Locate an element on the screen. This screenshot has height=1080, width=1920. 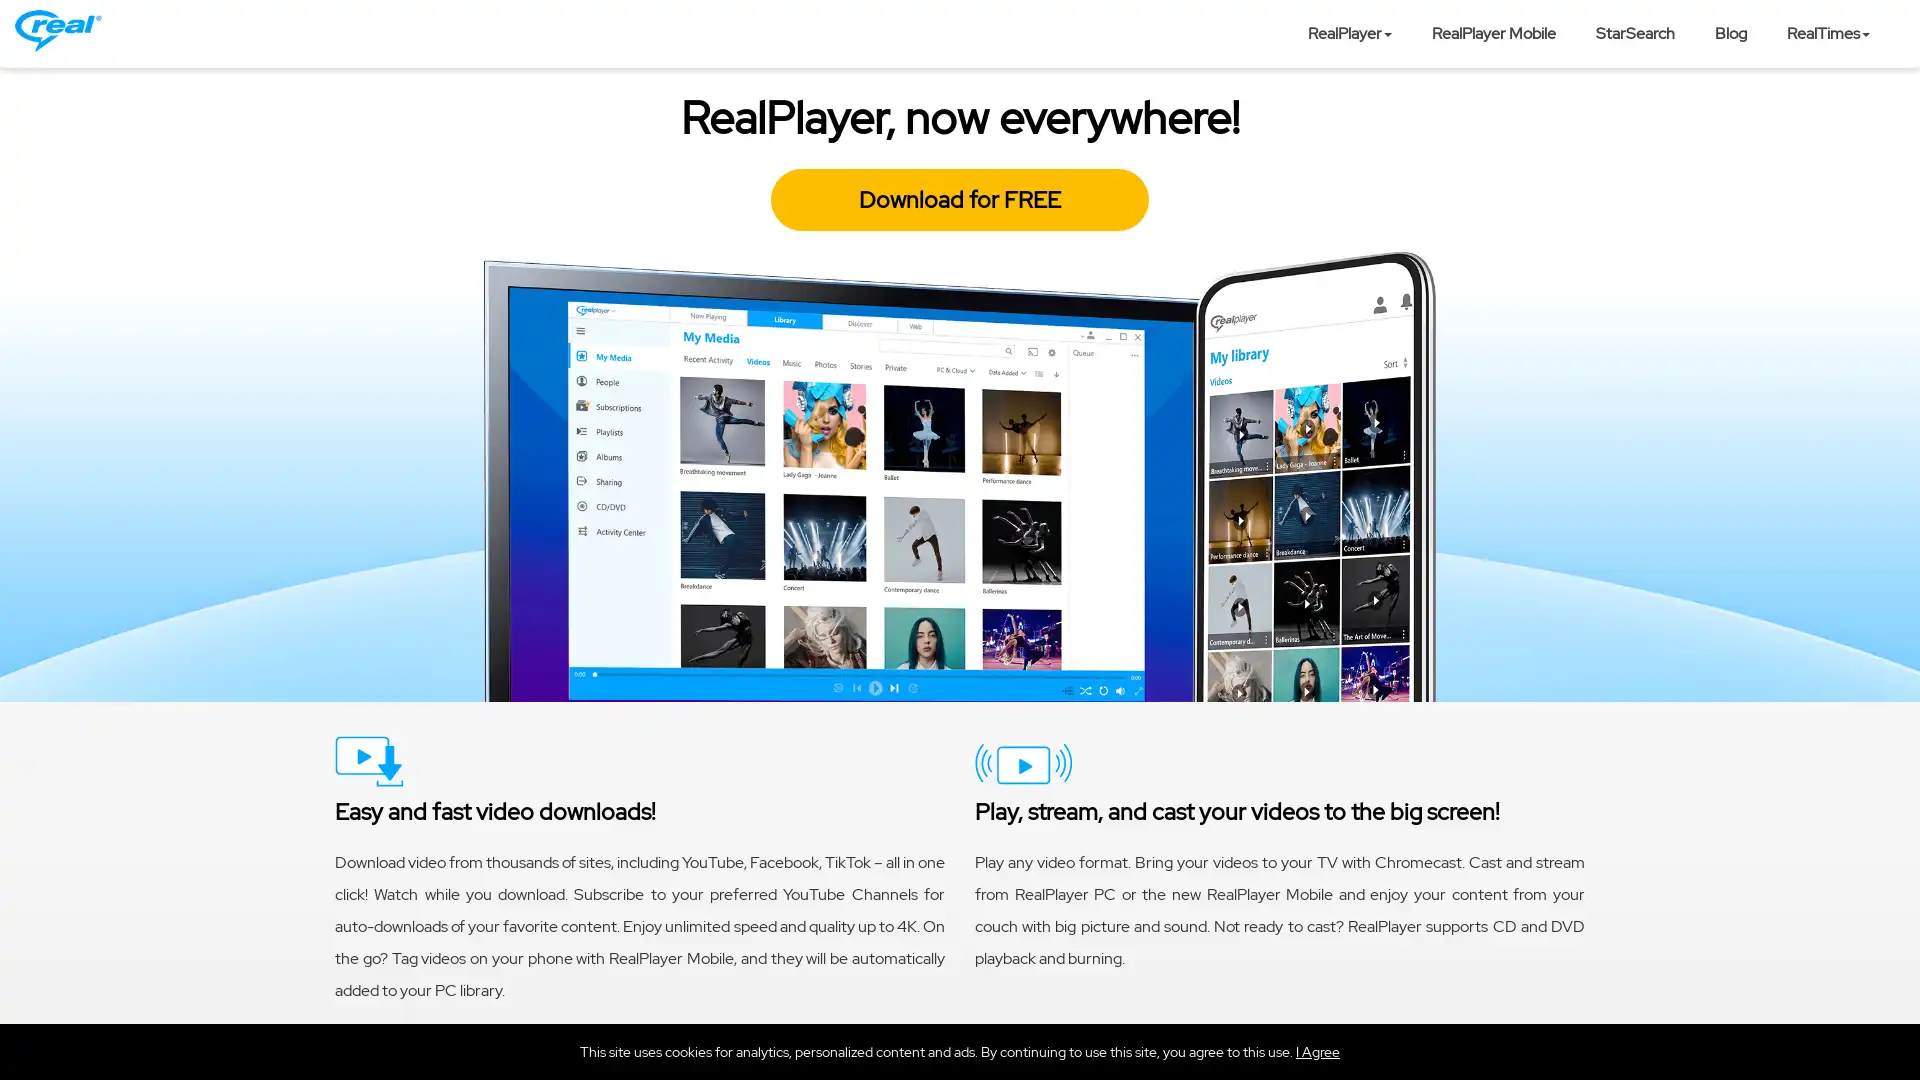
Download for FREE is located at coordinates (960, 200).